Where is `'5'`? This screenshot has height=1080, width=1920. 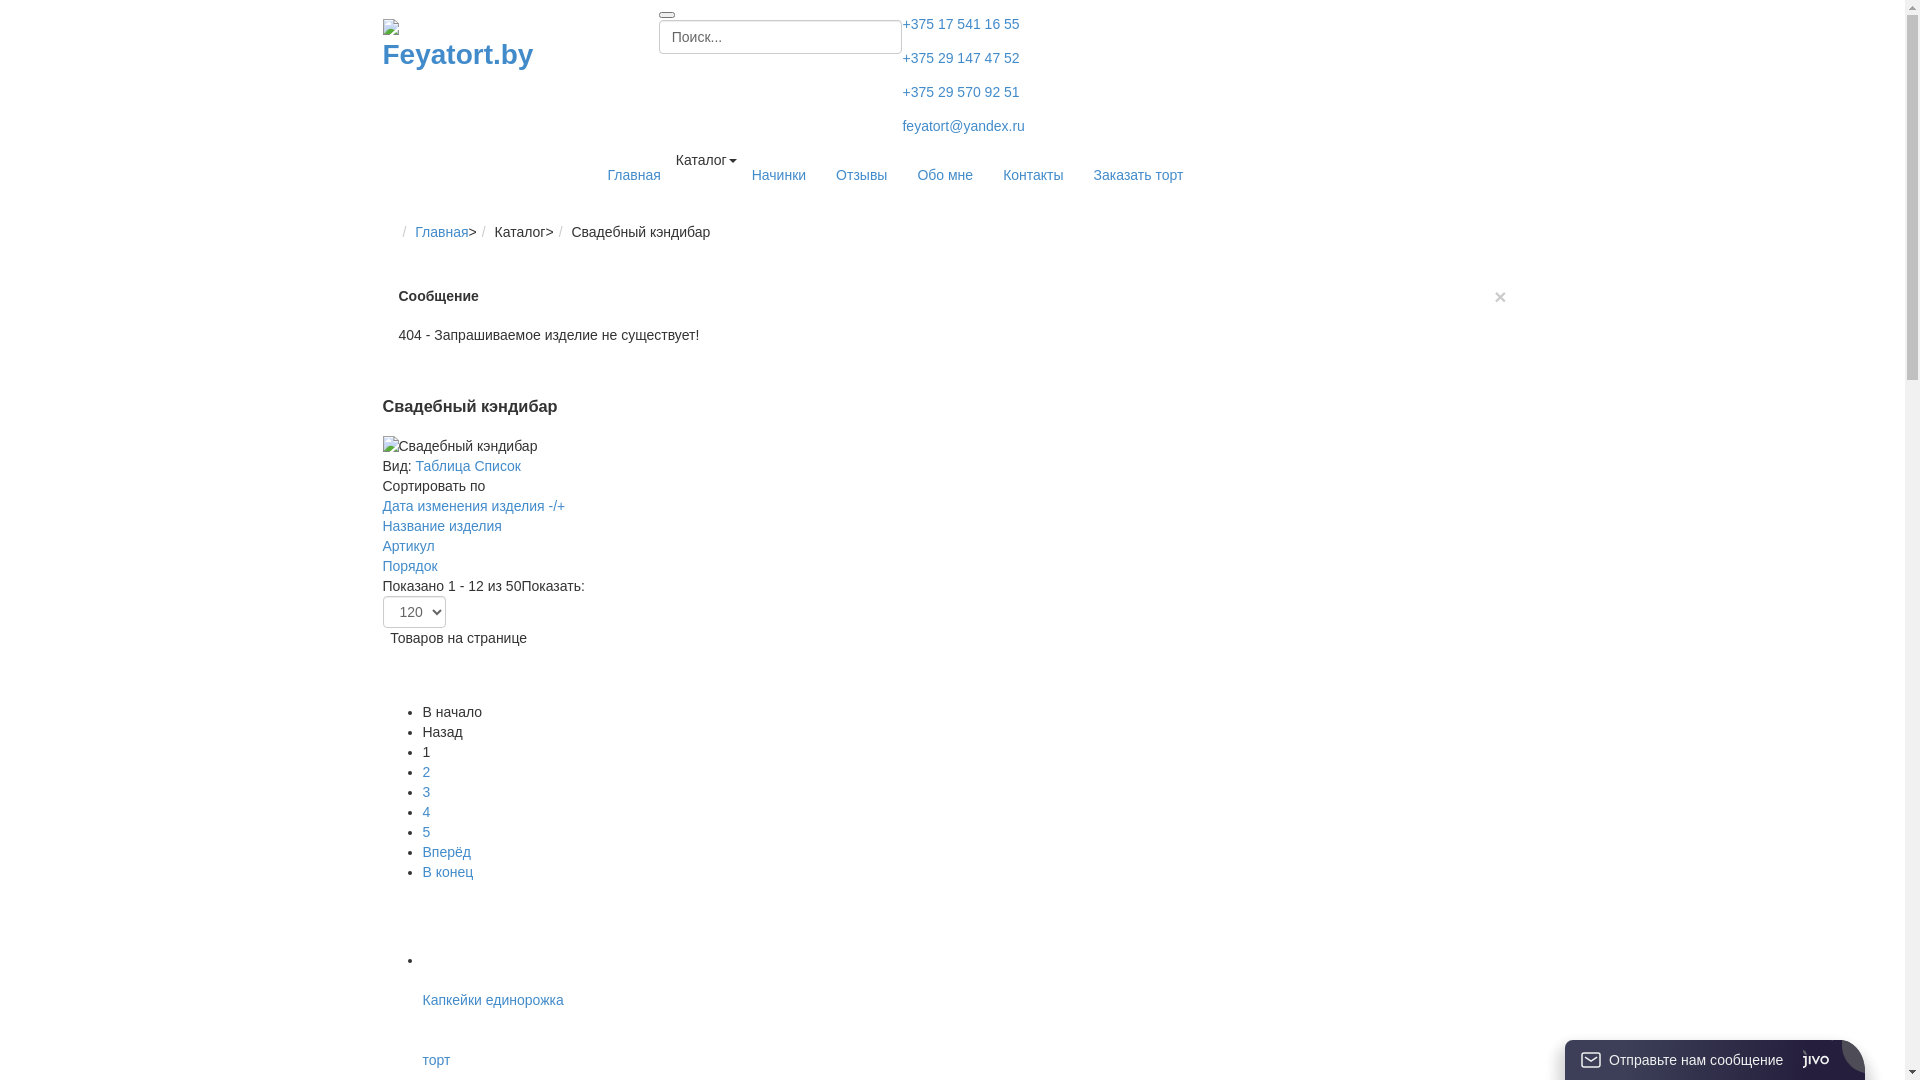 '5' is located at coordinates (425, 832).